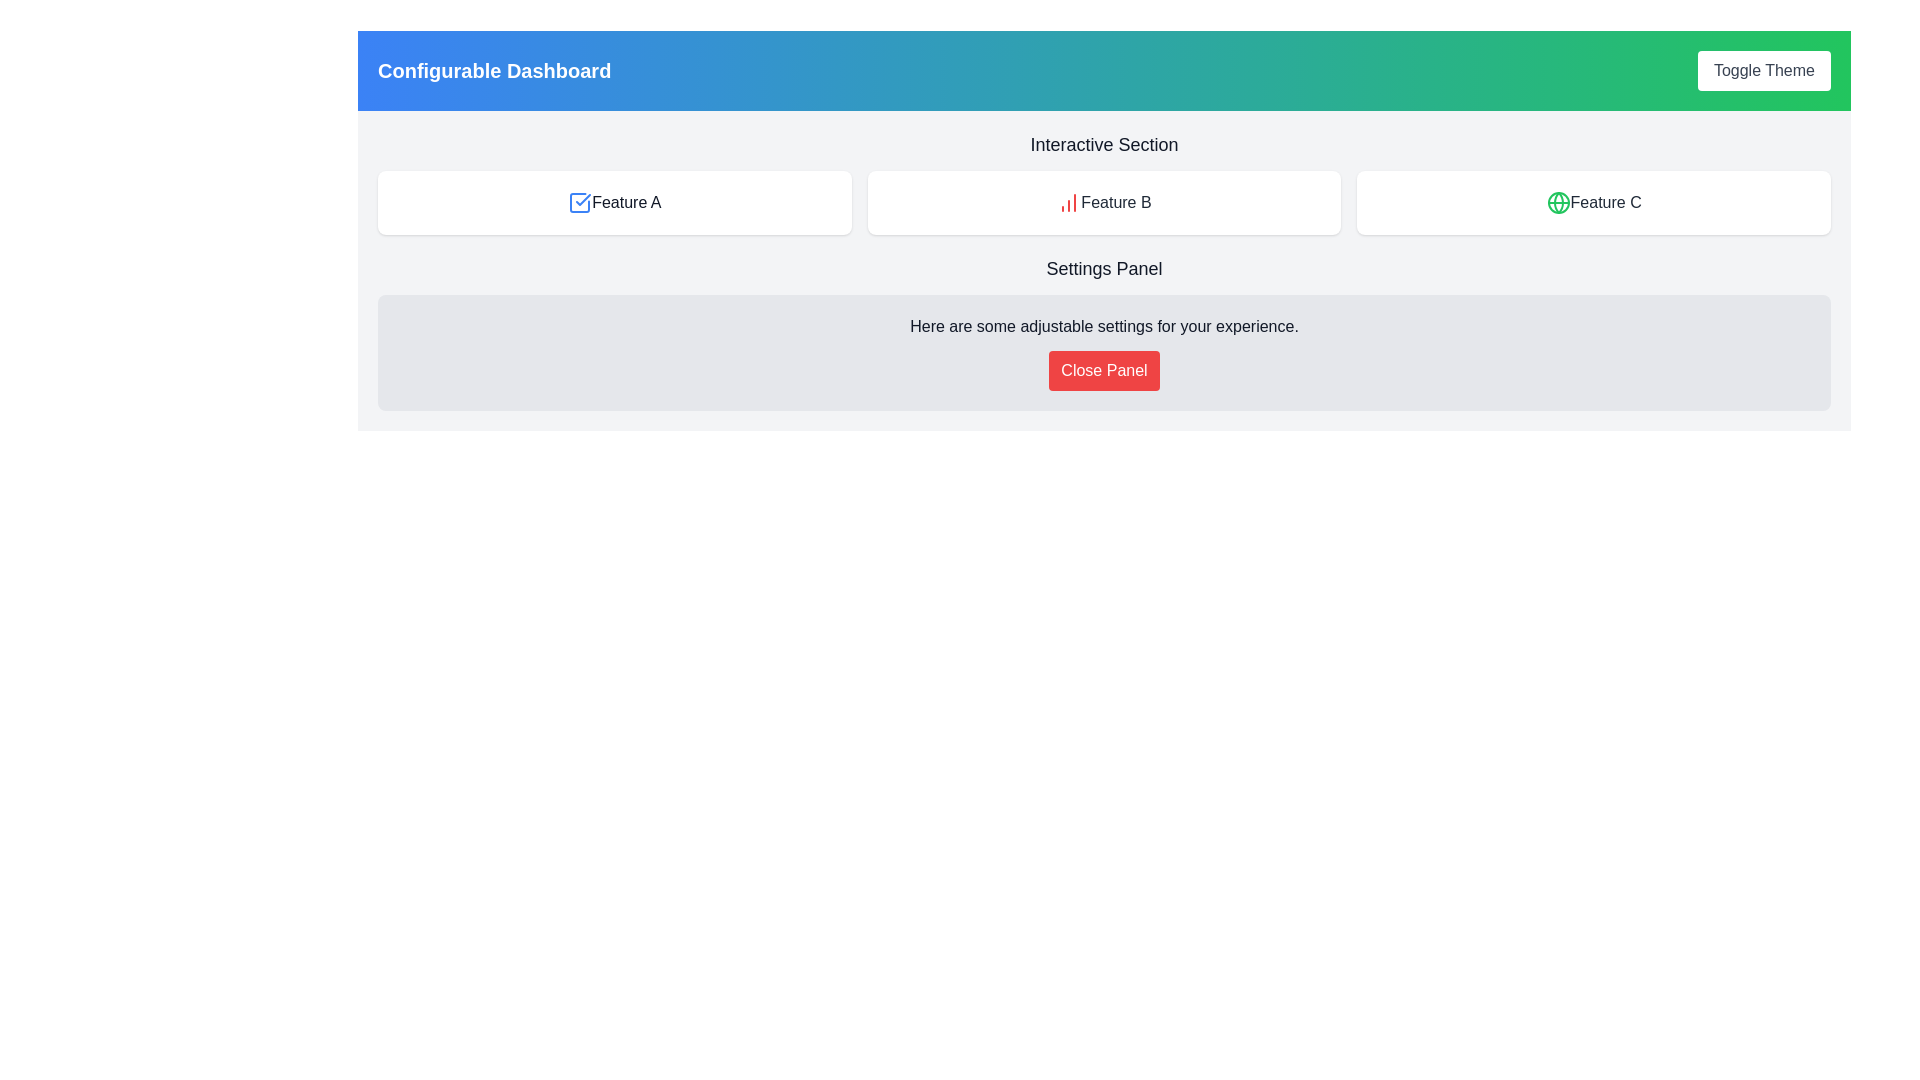 The height and width of the screenshot is (1080, 1920). Describe the element at coordinates (1103, 370) in the screenshot. I see `the button located beneath the message 'Here are some adjustable settings for your experience.' in the 'Settings Panel'` at that location.